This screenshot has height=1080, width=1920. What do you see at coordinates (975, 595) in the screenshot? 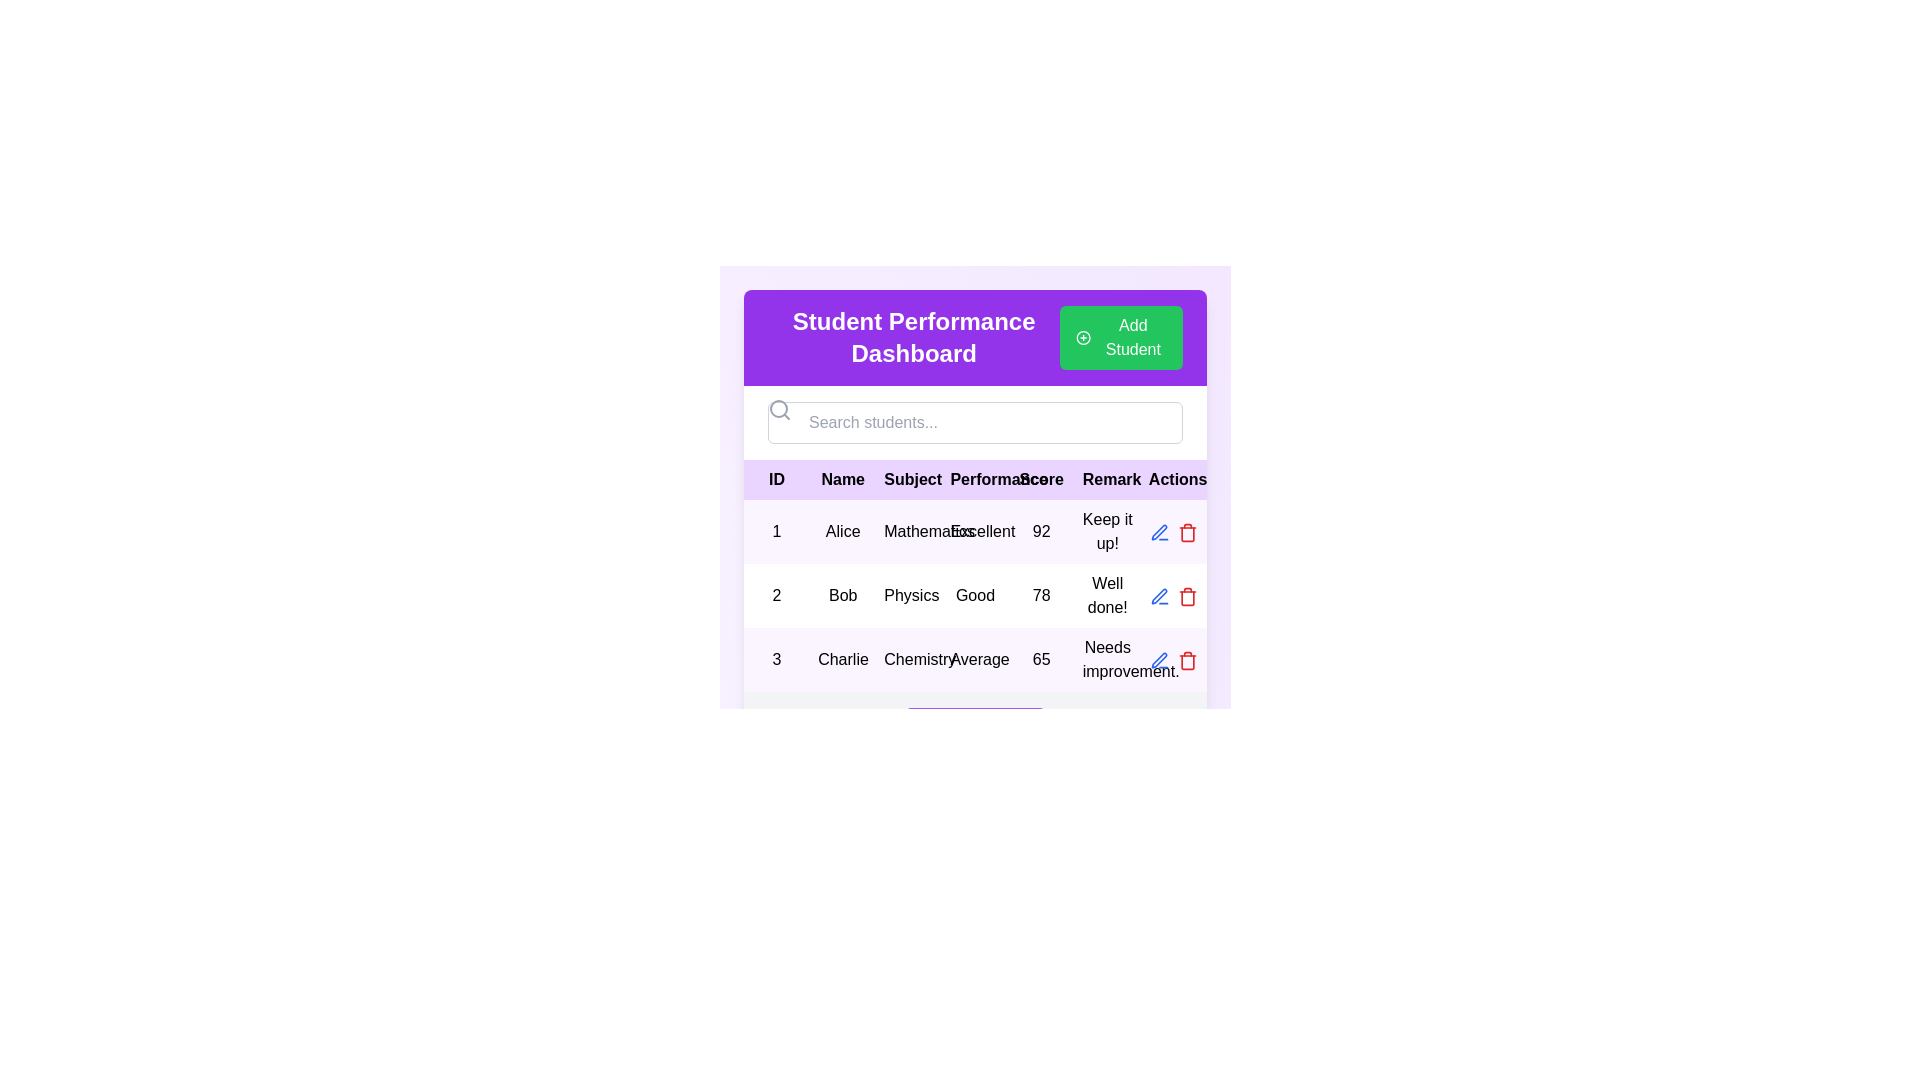
I see `on the second table row displaying student 'Bob'` at bounding box center [975, 595].